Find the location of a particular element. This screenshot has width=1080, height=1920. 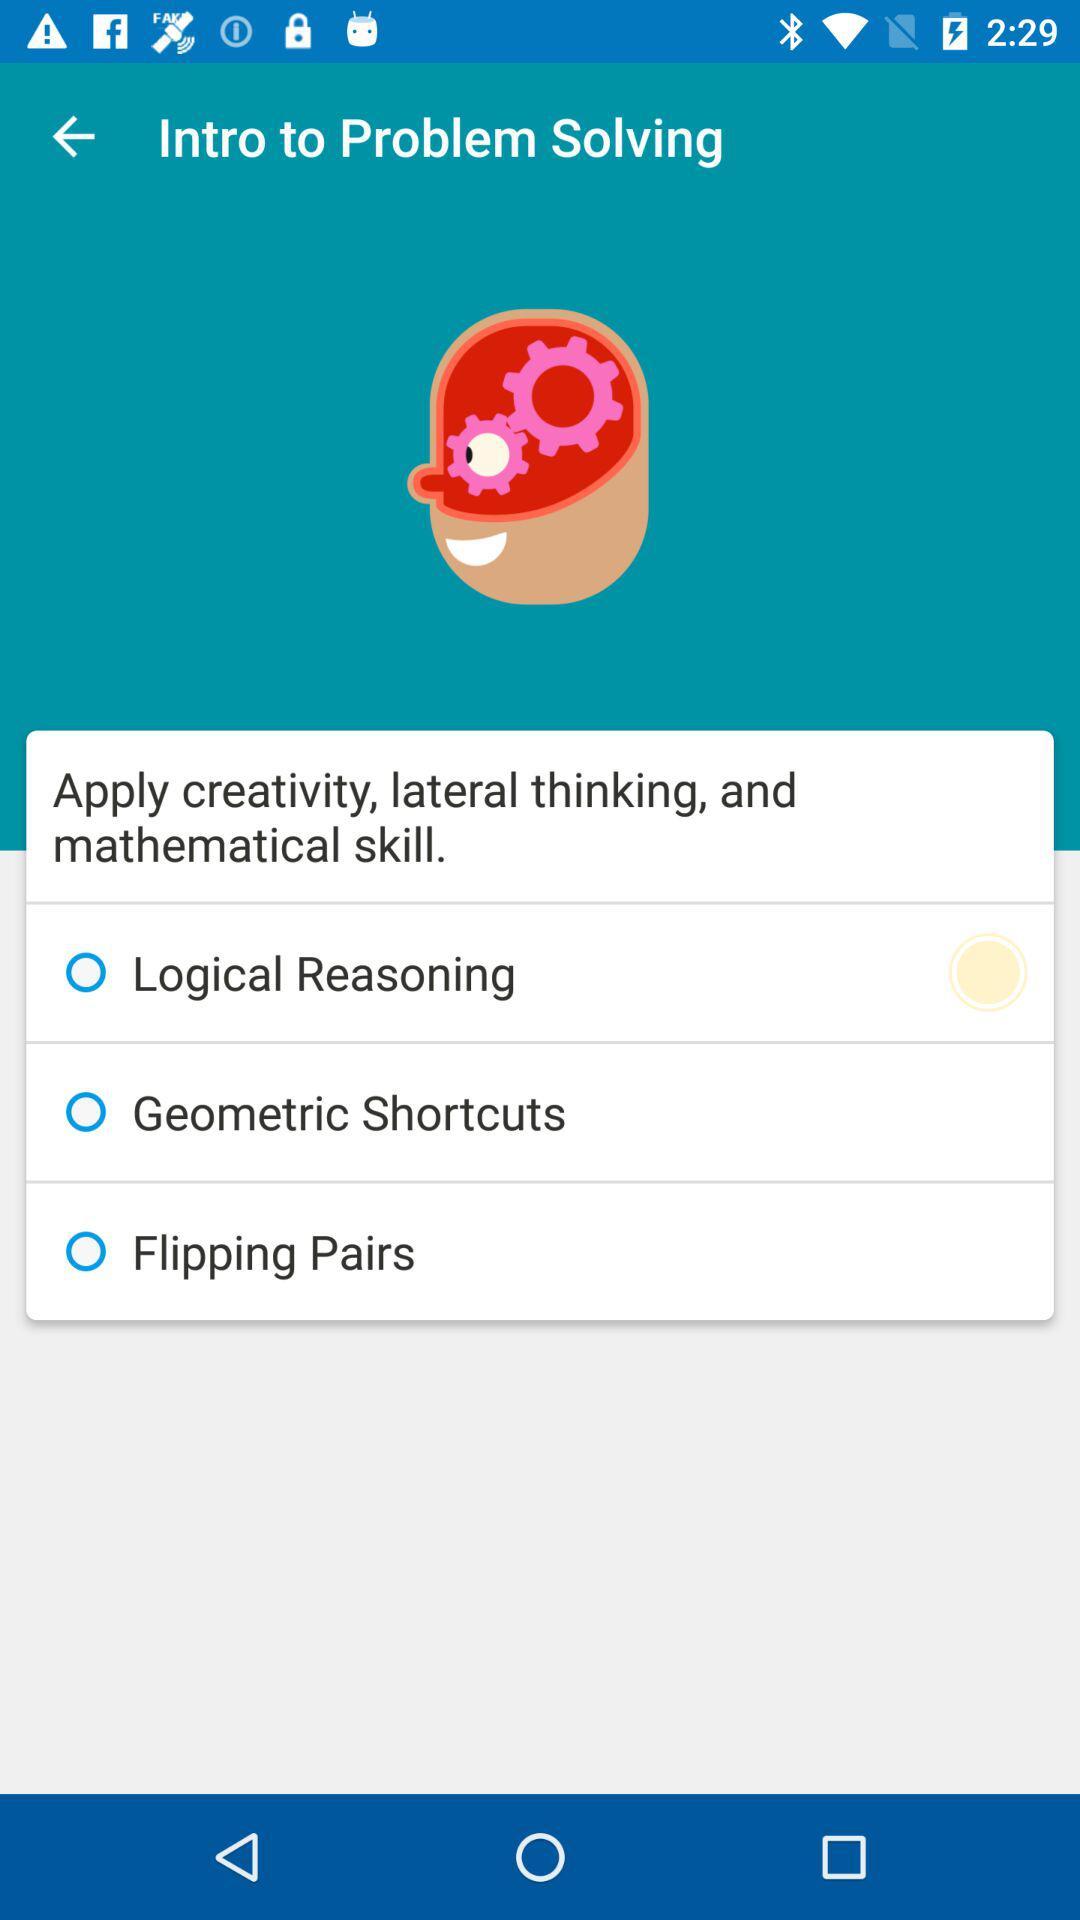

the item above the flipping pairs icon is located at coordinates (540, 1111).